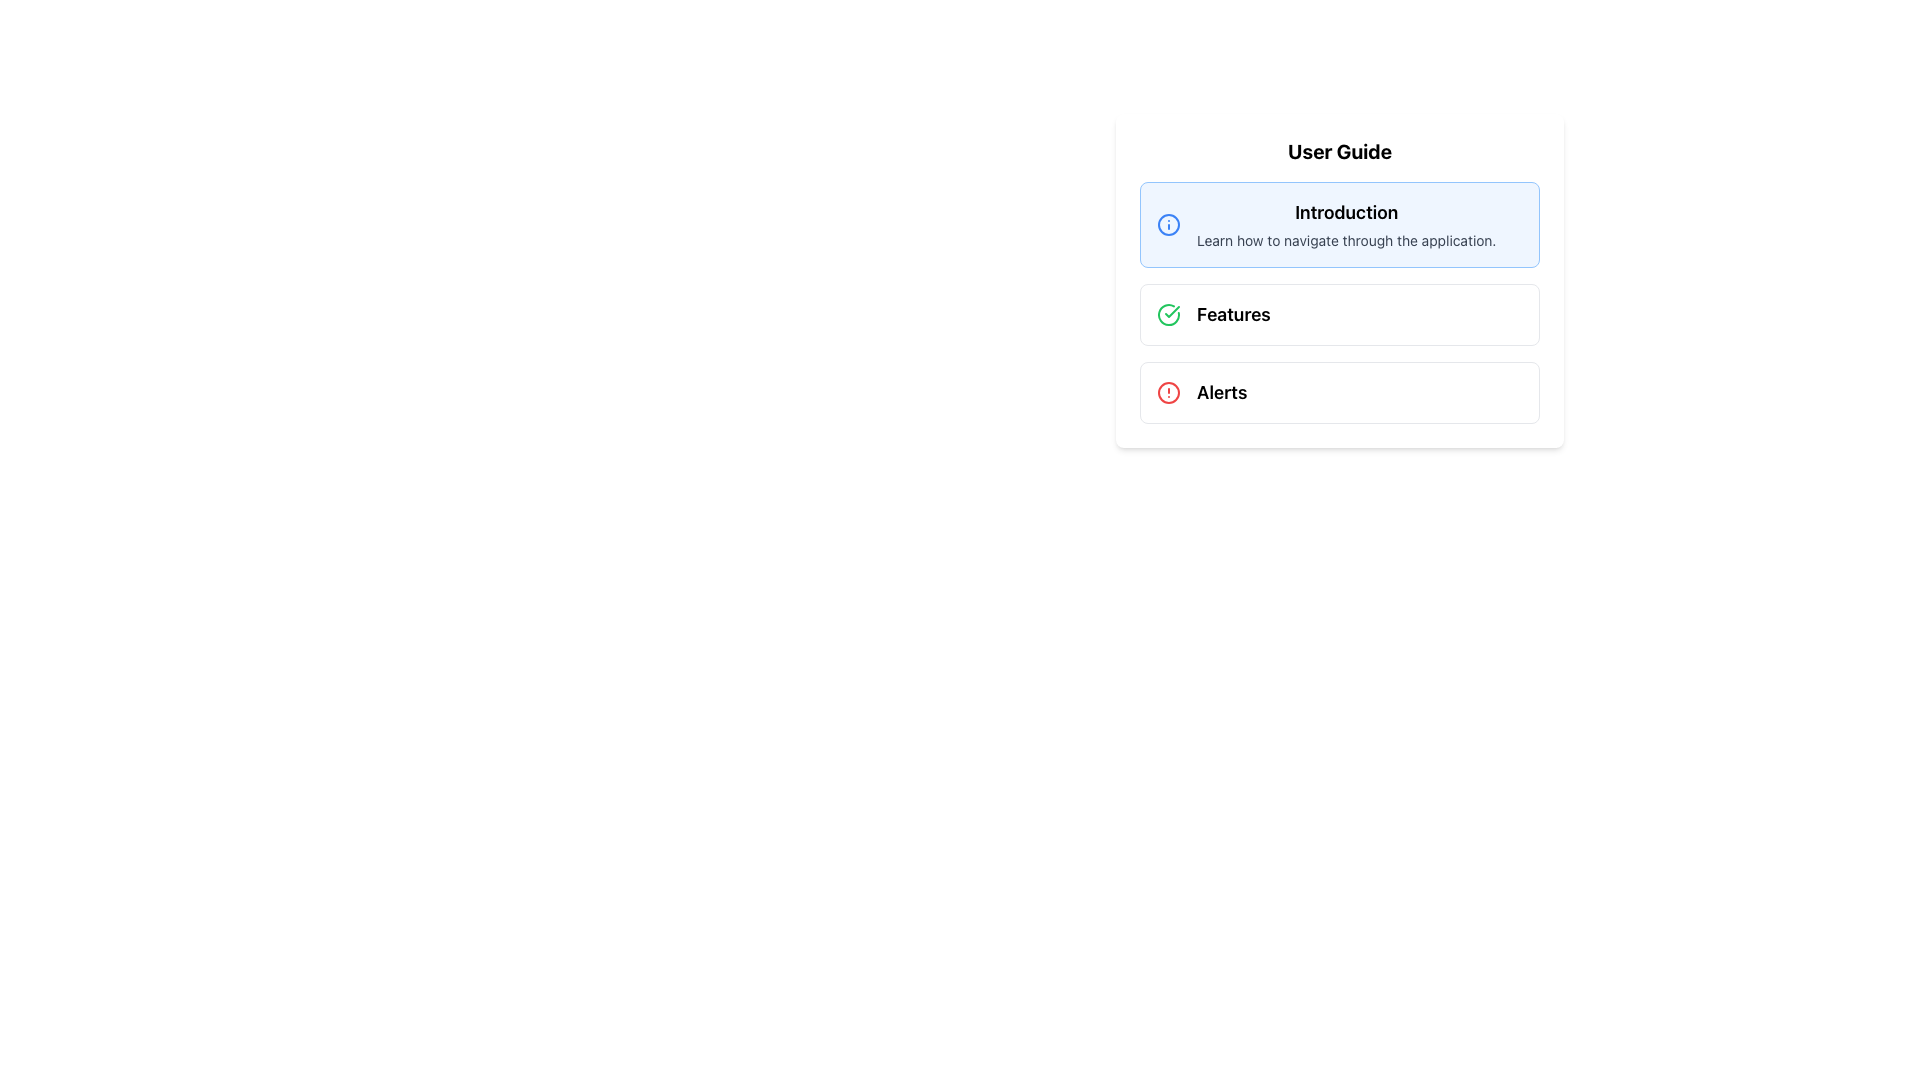 Image resolution: width=1920 pixels, height=1080 pixels. I want to click on the Information Icon located on the far left of the 'Introduction' section in the User Guide, which visually indicates additional context about the section, so click(1169, 224).